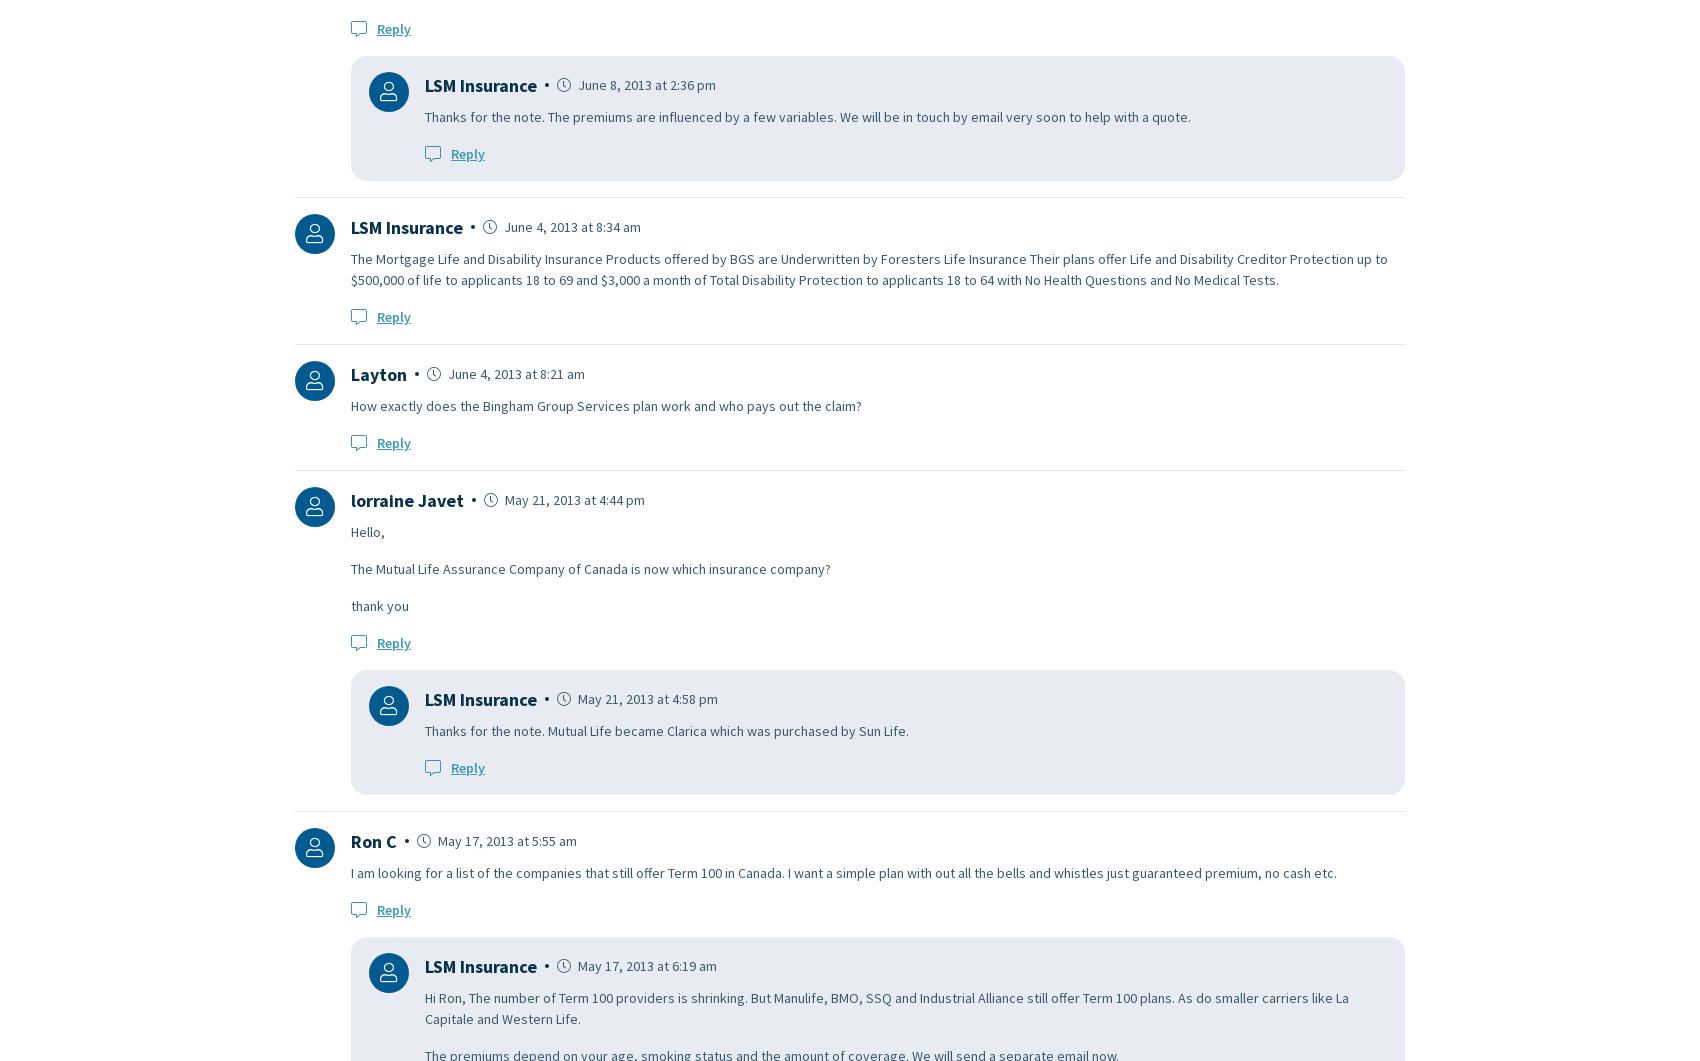 The height and width of the screenshot is (1061, 1700). I want to click on 'May 21, 2013 at 4:44 pm', so click(572, 498).